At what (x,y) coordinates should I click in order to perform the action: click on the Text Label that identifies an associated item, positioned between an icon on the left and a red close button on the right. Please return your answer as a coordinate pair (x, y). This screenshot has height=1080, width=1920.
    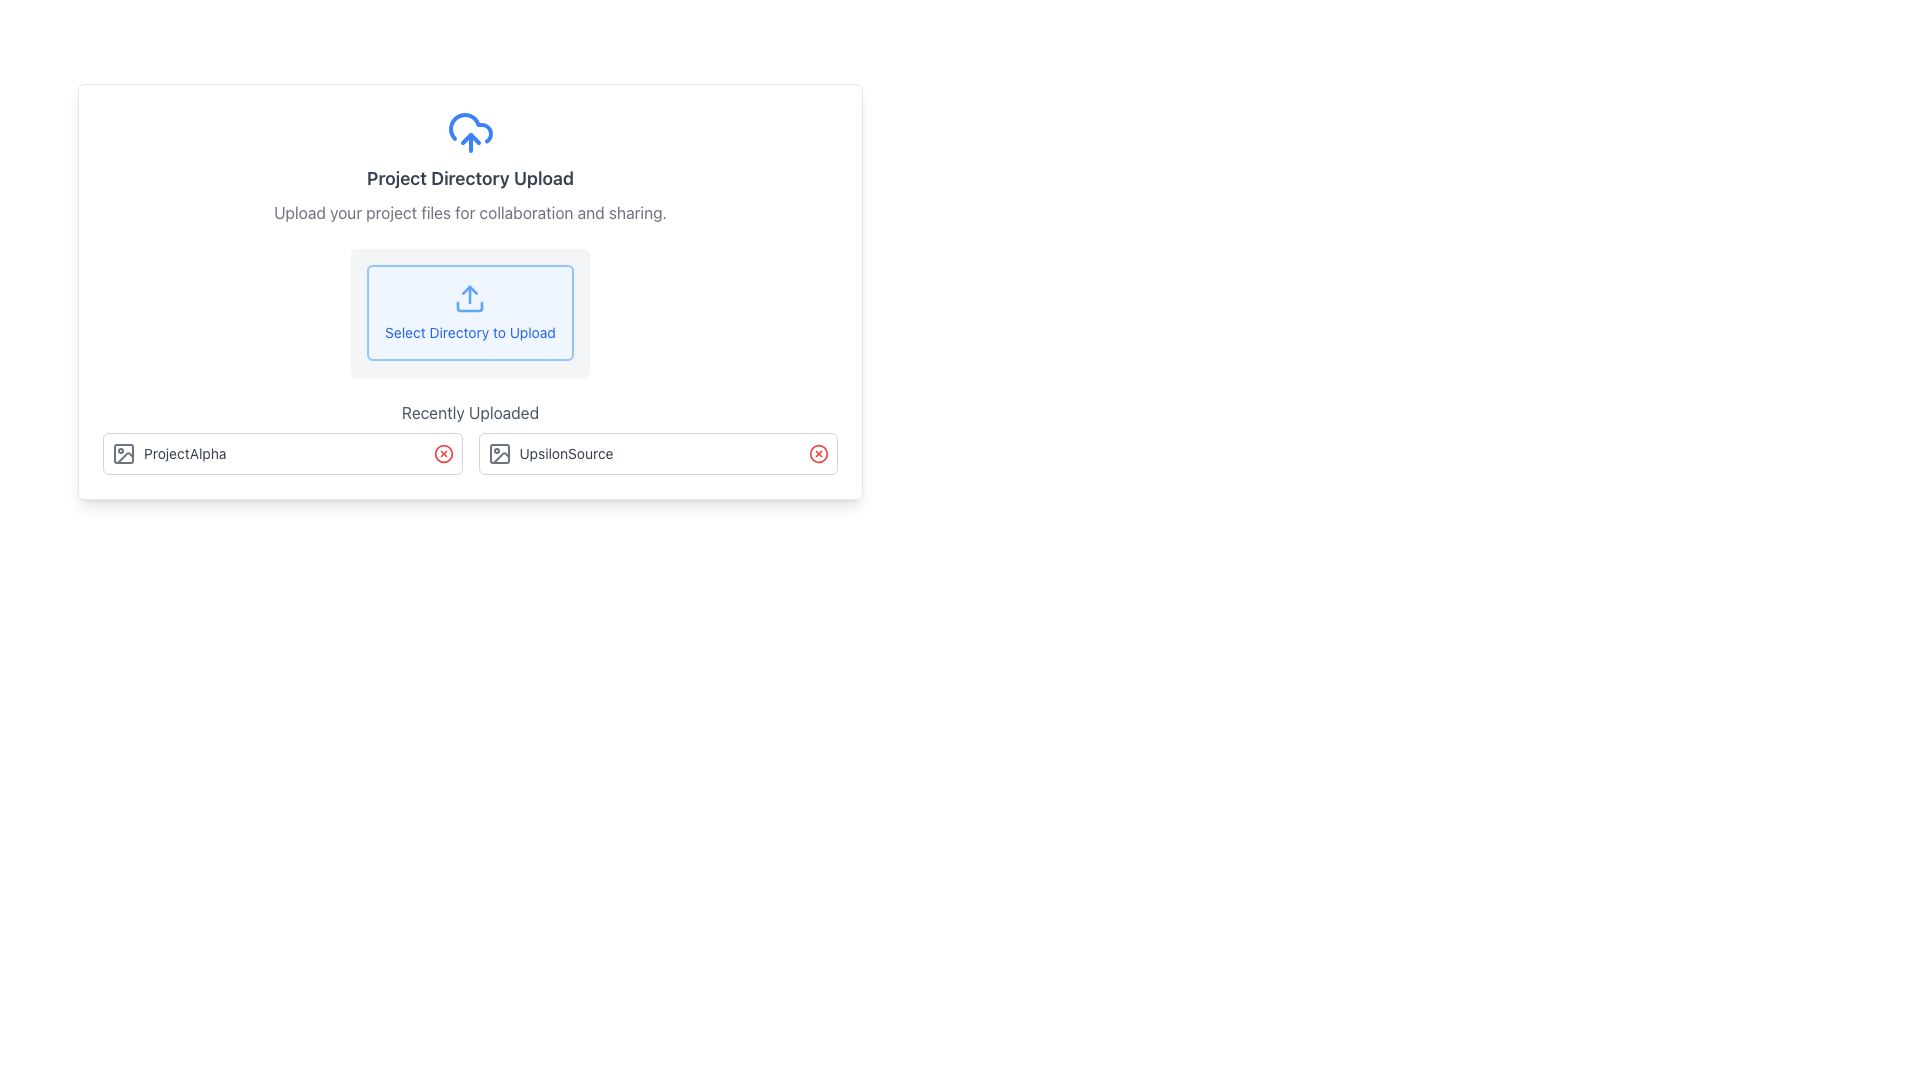
    Looking at the image, I should click on (565, 454).